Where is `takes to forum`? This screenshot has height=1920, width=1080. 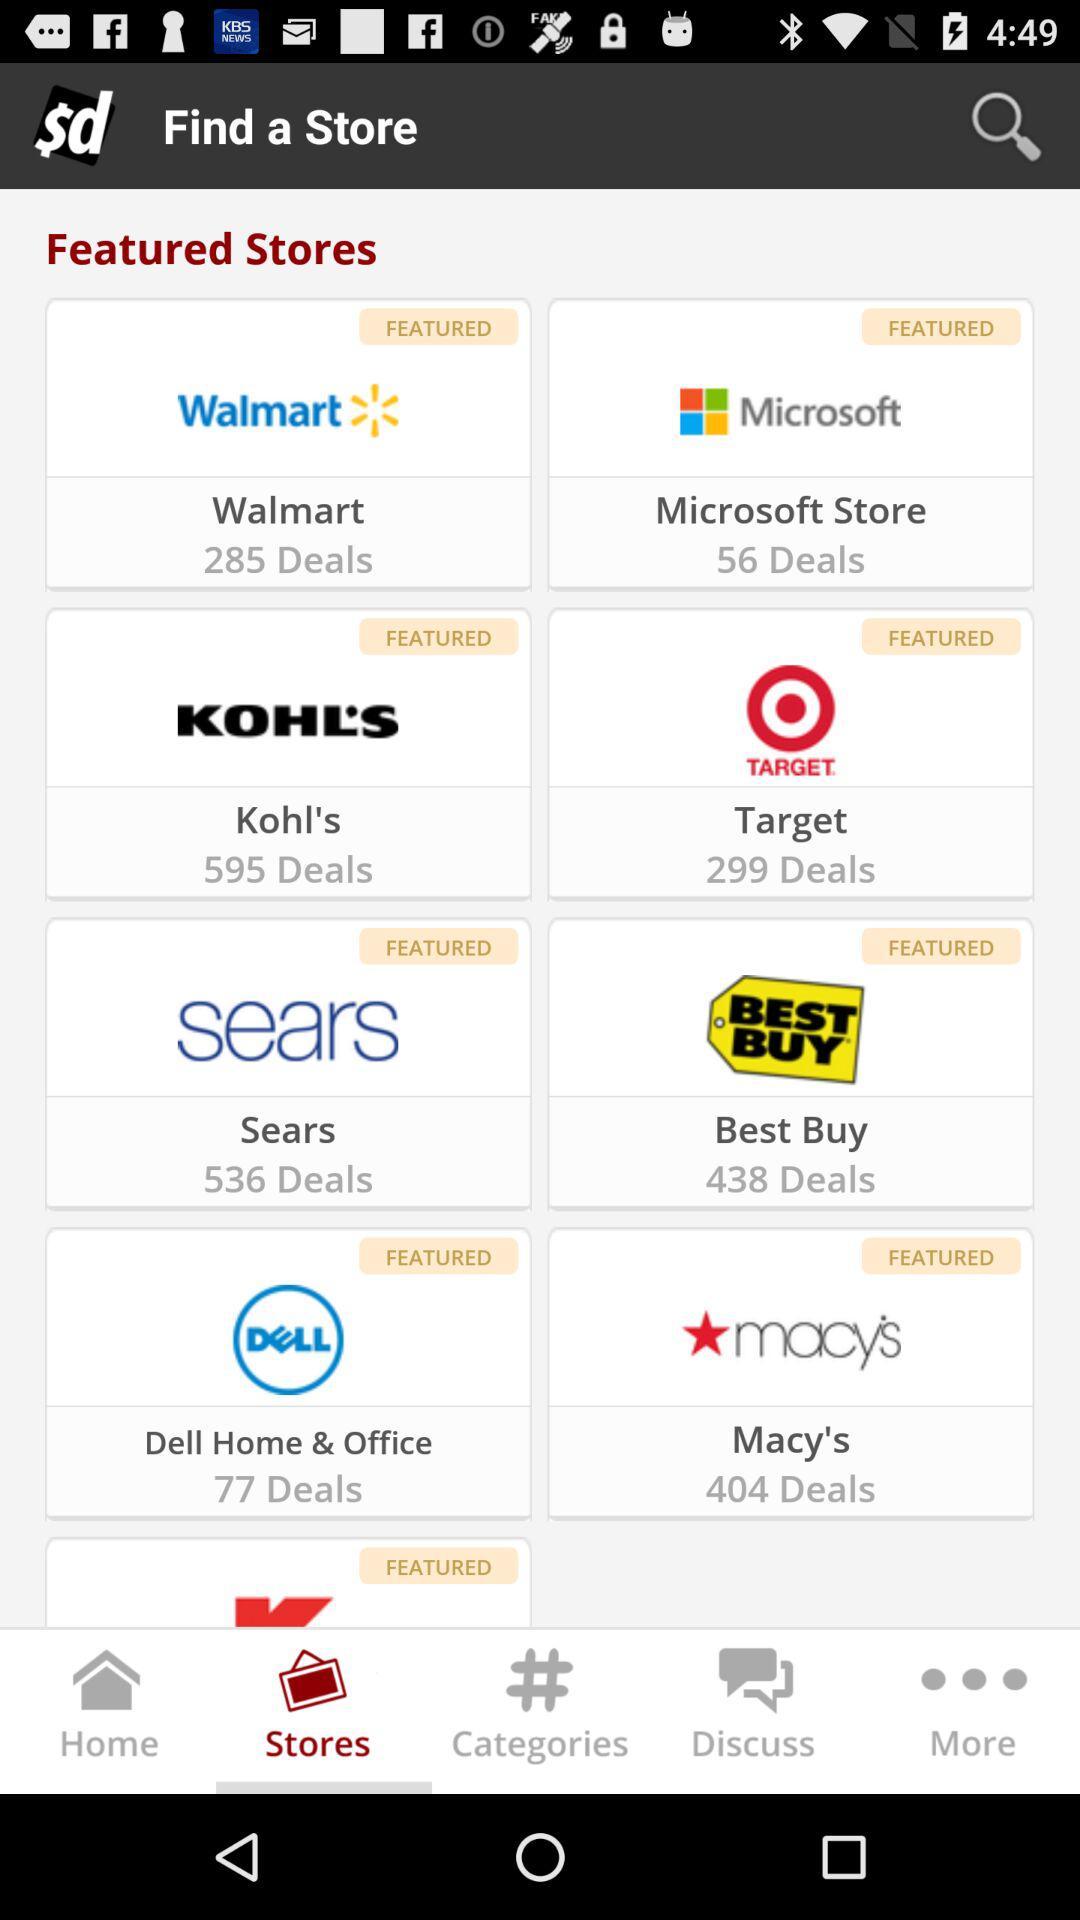 takes to forum is located at coordinates (756, 1715).